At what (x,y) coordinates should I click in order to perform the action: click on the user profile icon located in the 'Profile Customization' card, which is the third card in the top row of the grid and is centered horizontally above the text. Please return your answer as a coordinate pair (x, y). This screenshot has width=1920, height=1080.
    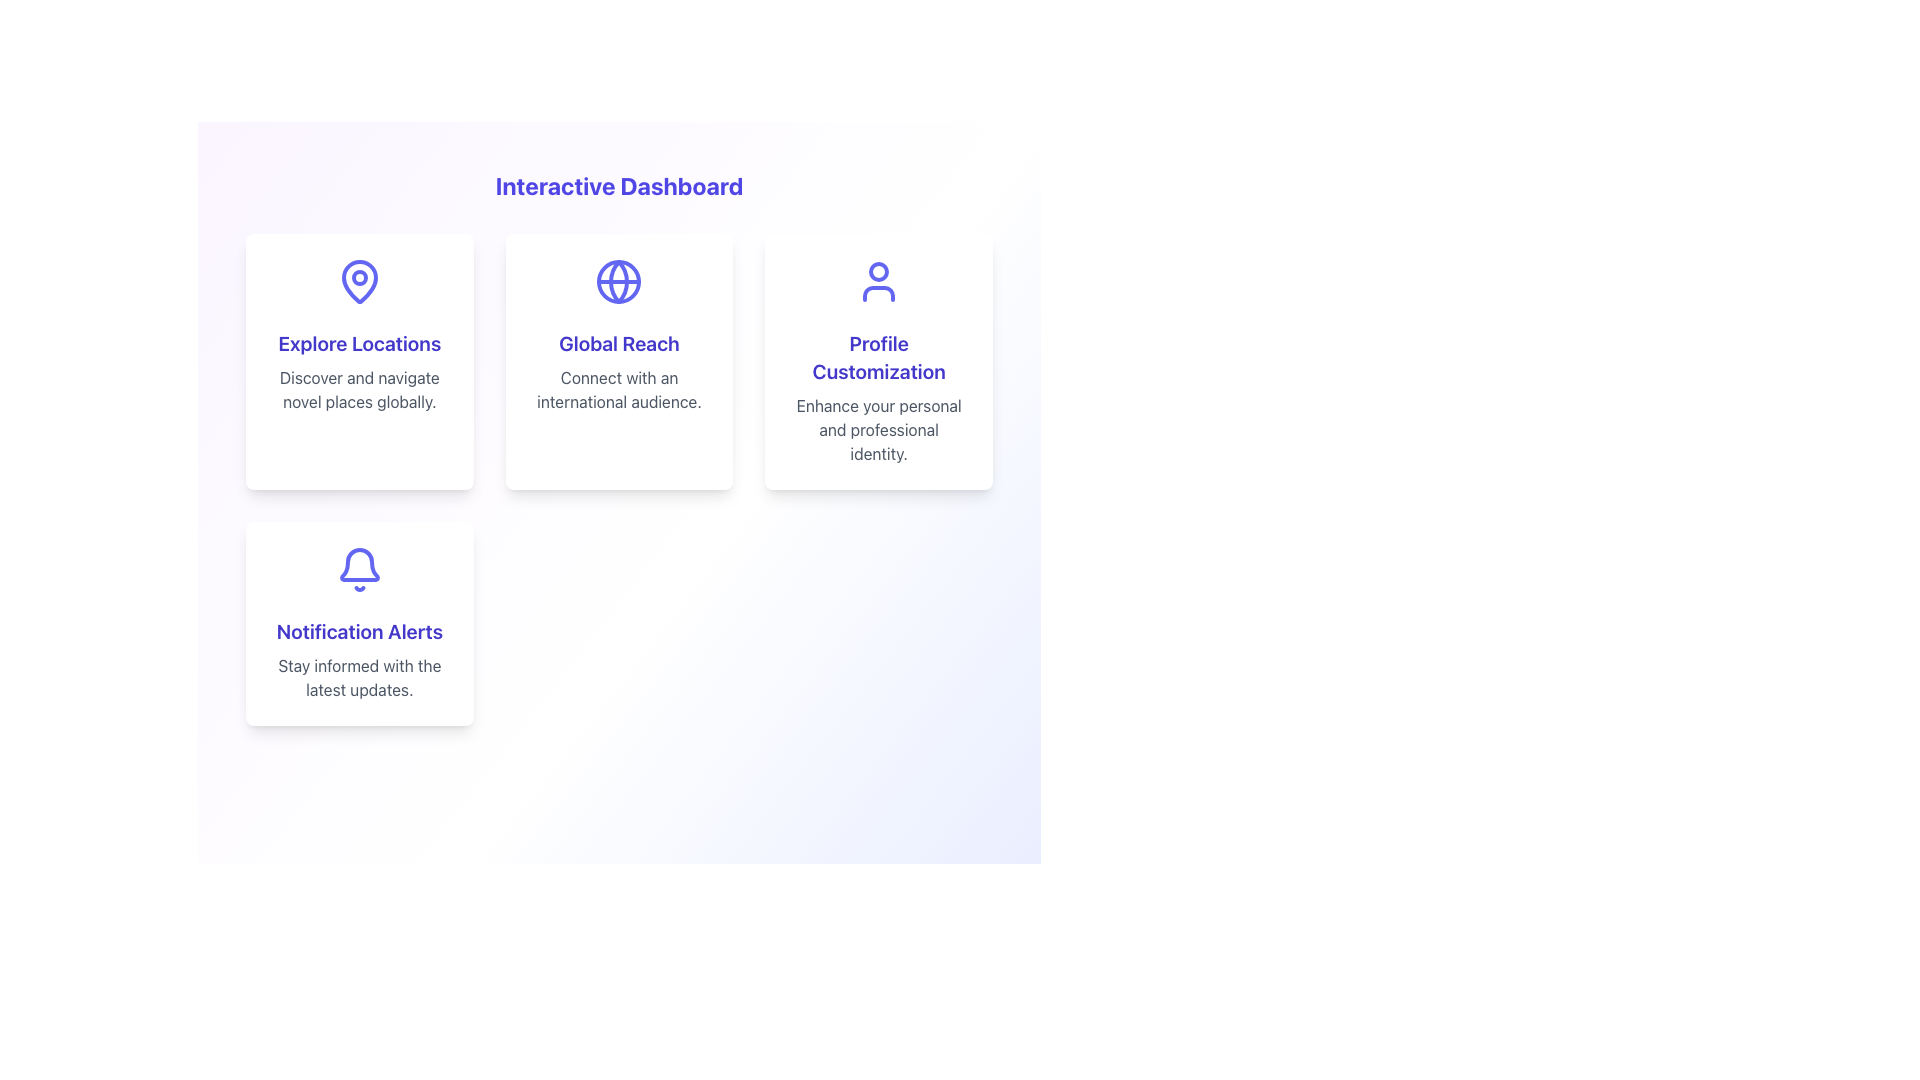
    Looking at the image, I should click on (879, 281).